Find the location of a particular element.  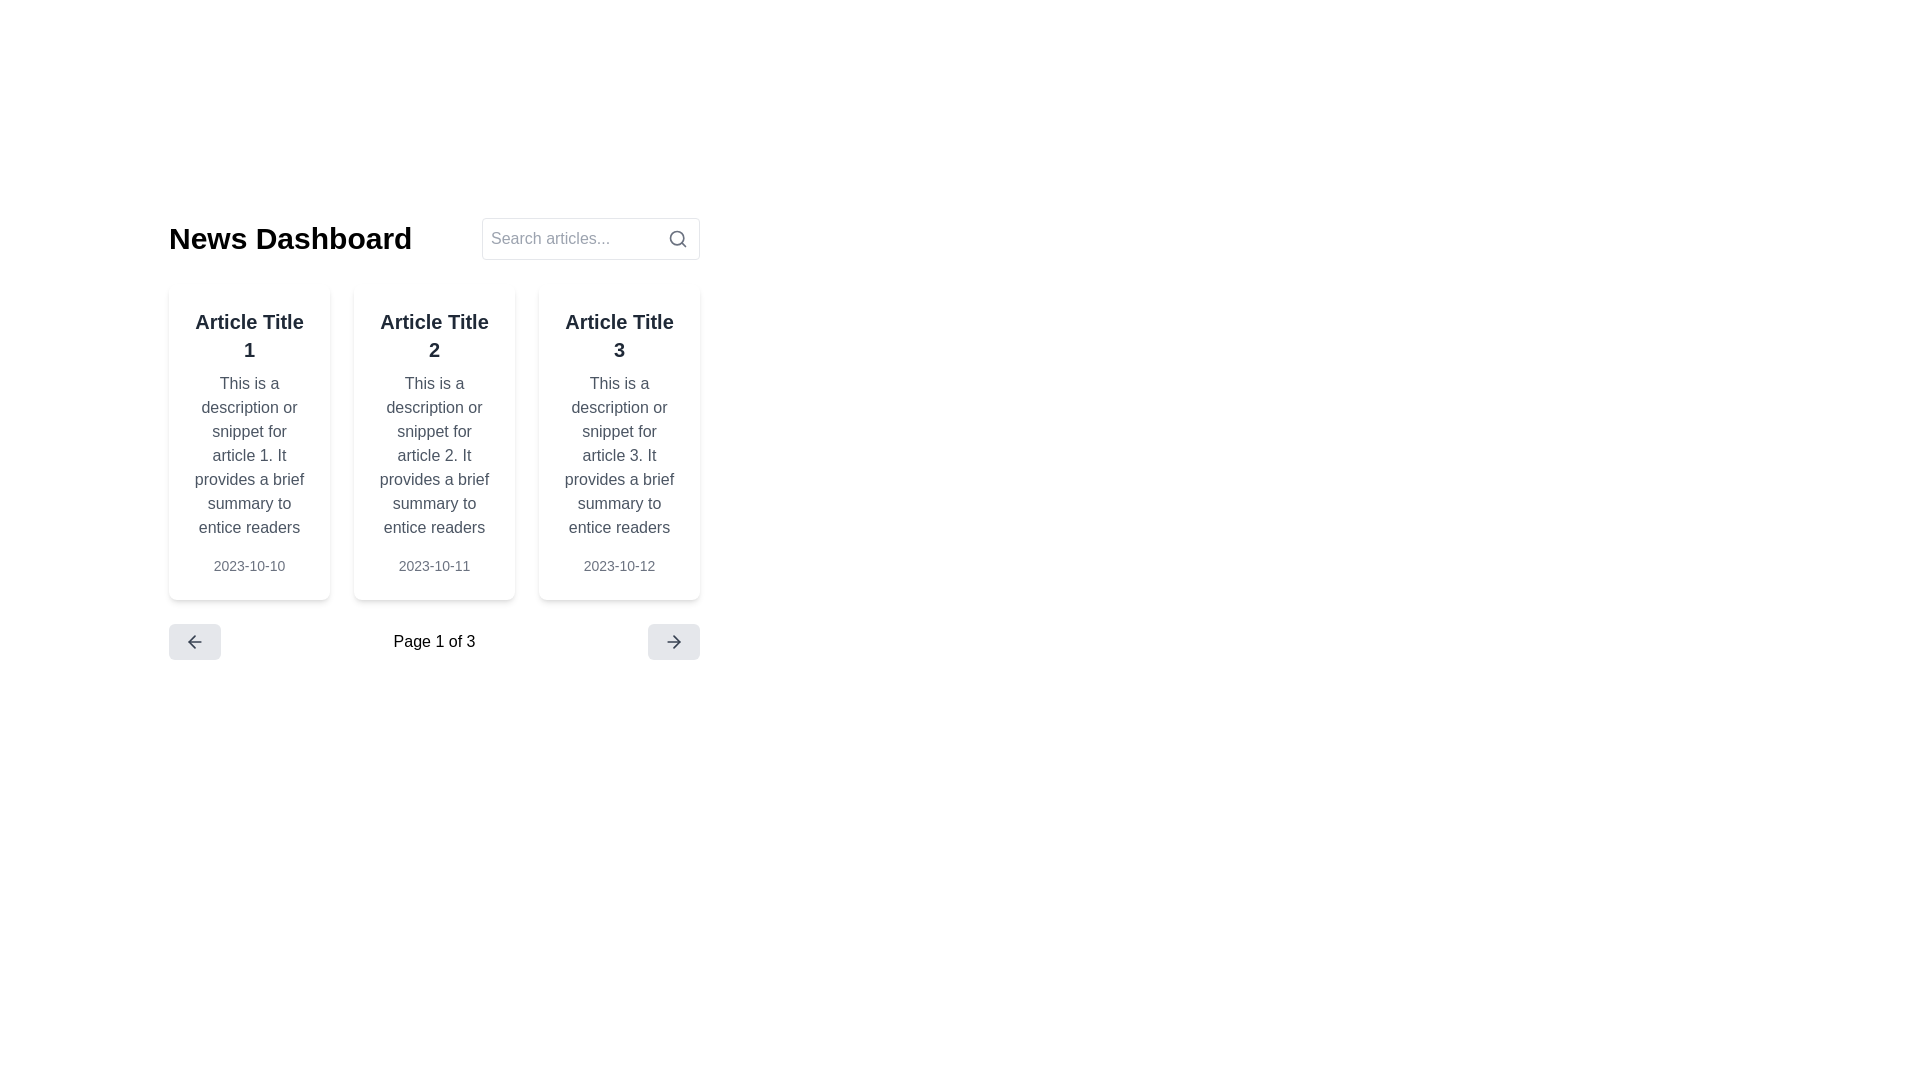

the third article summary card located in the far-right column of the three-column grid layout is located at coordinates (618, 441).